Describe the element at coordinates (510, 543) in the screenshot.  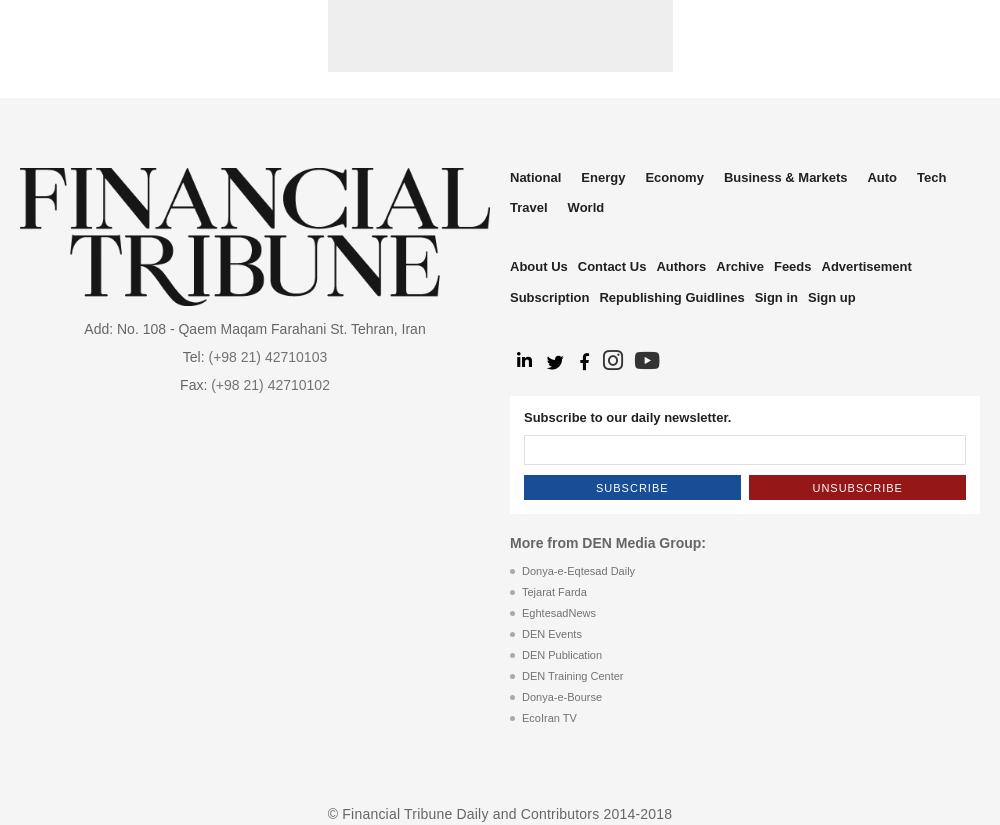
I see `'More from DEN Media Group:'` at that location.